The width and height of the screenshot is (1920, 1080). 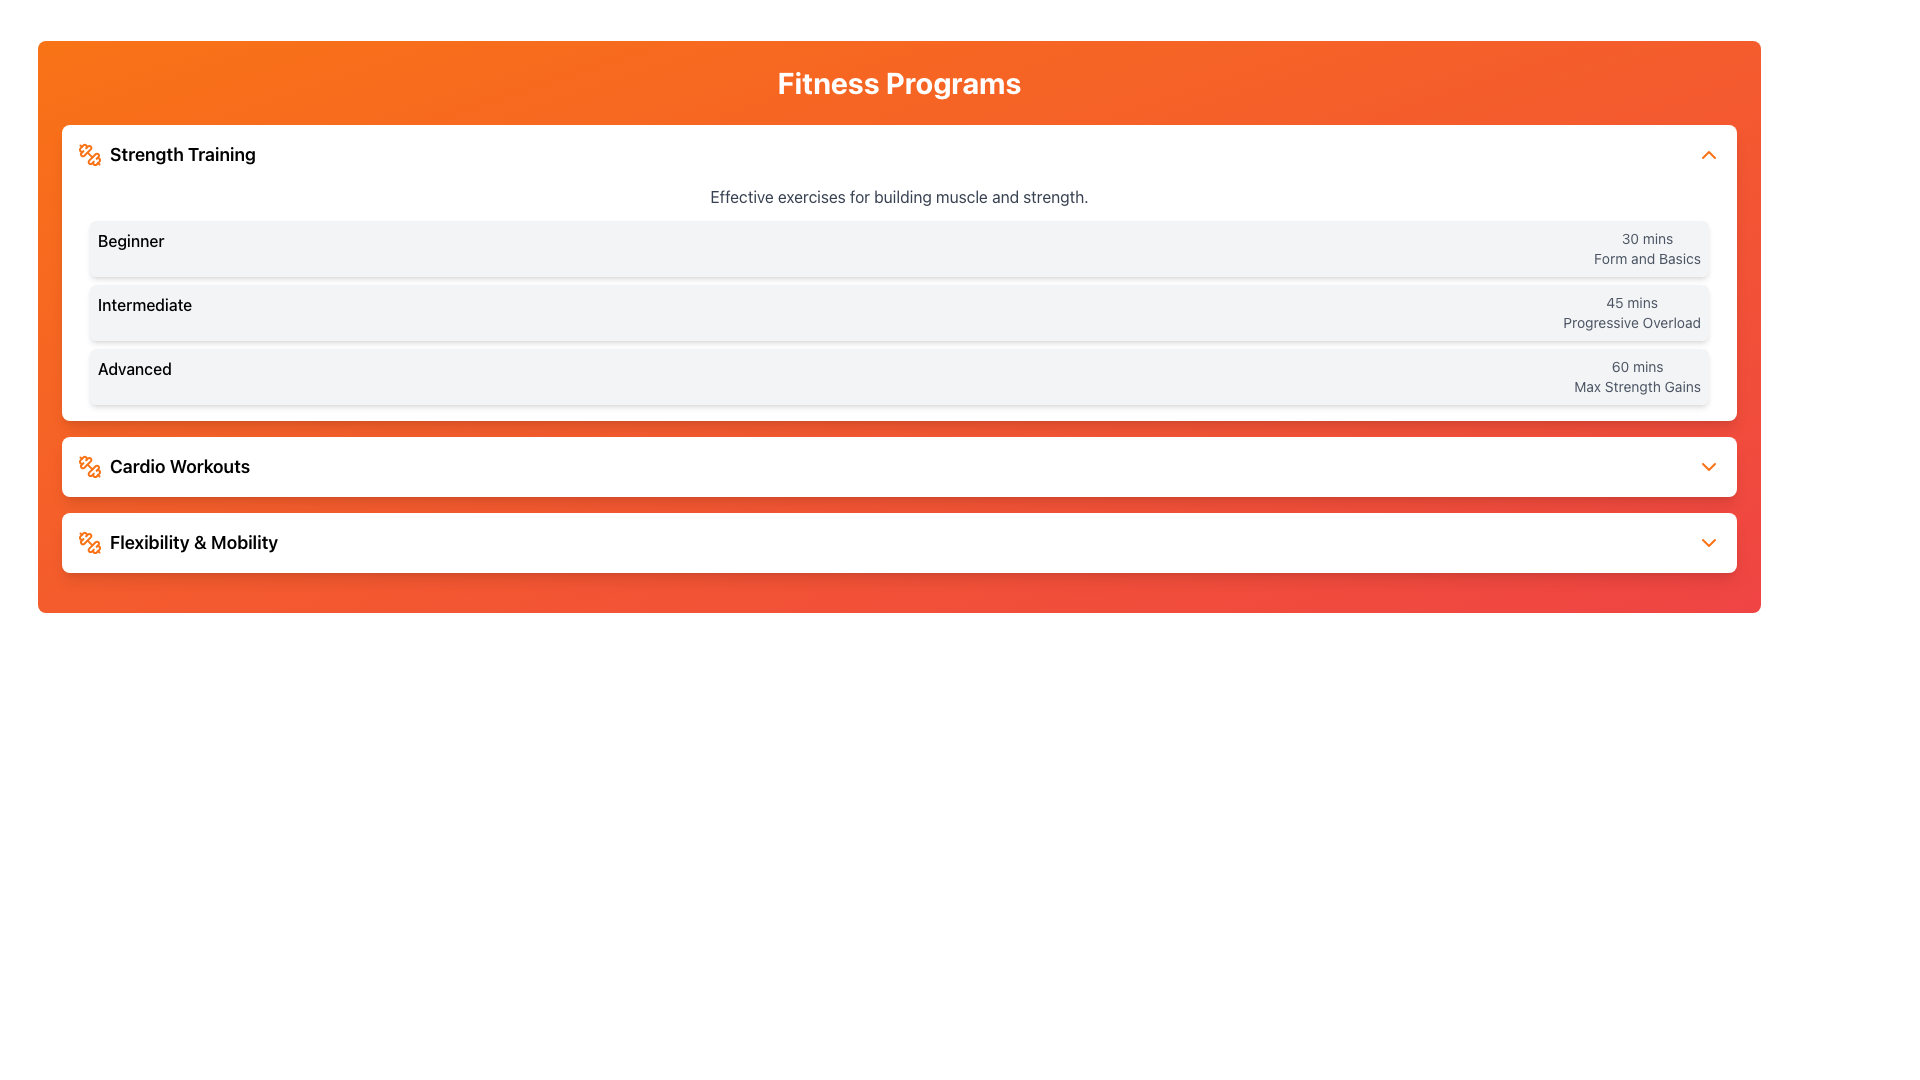 I want to click on the 'Strength Training' icon located at the top of the 'Strength Training' section, so click(x=89, y=153).